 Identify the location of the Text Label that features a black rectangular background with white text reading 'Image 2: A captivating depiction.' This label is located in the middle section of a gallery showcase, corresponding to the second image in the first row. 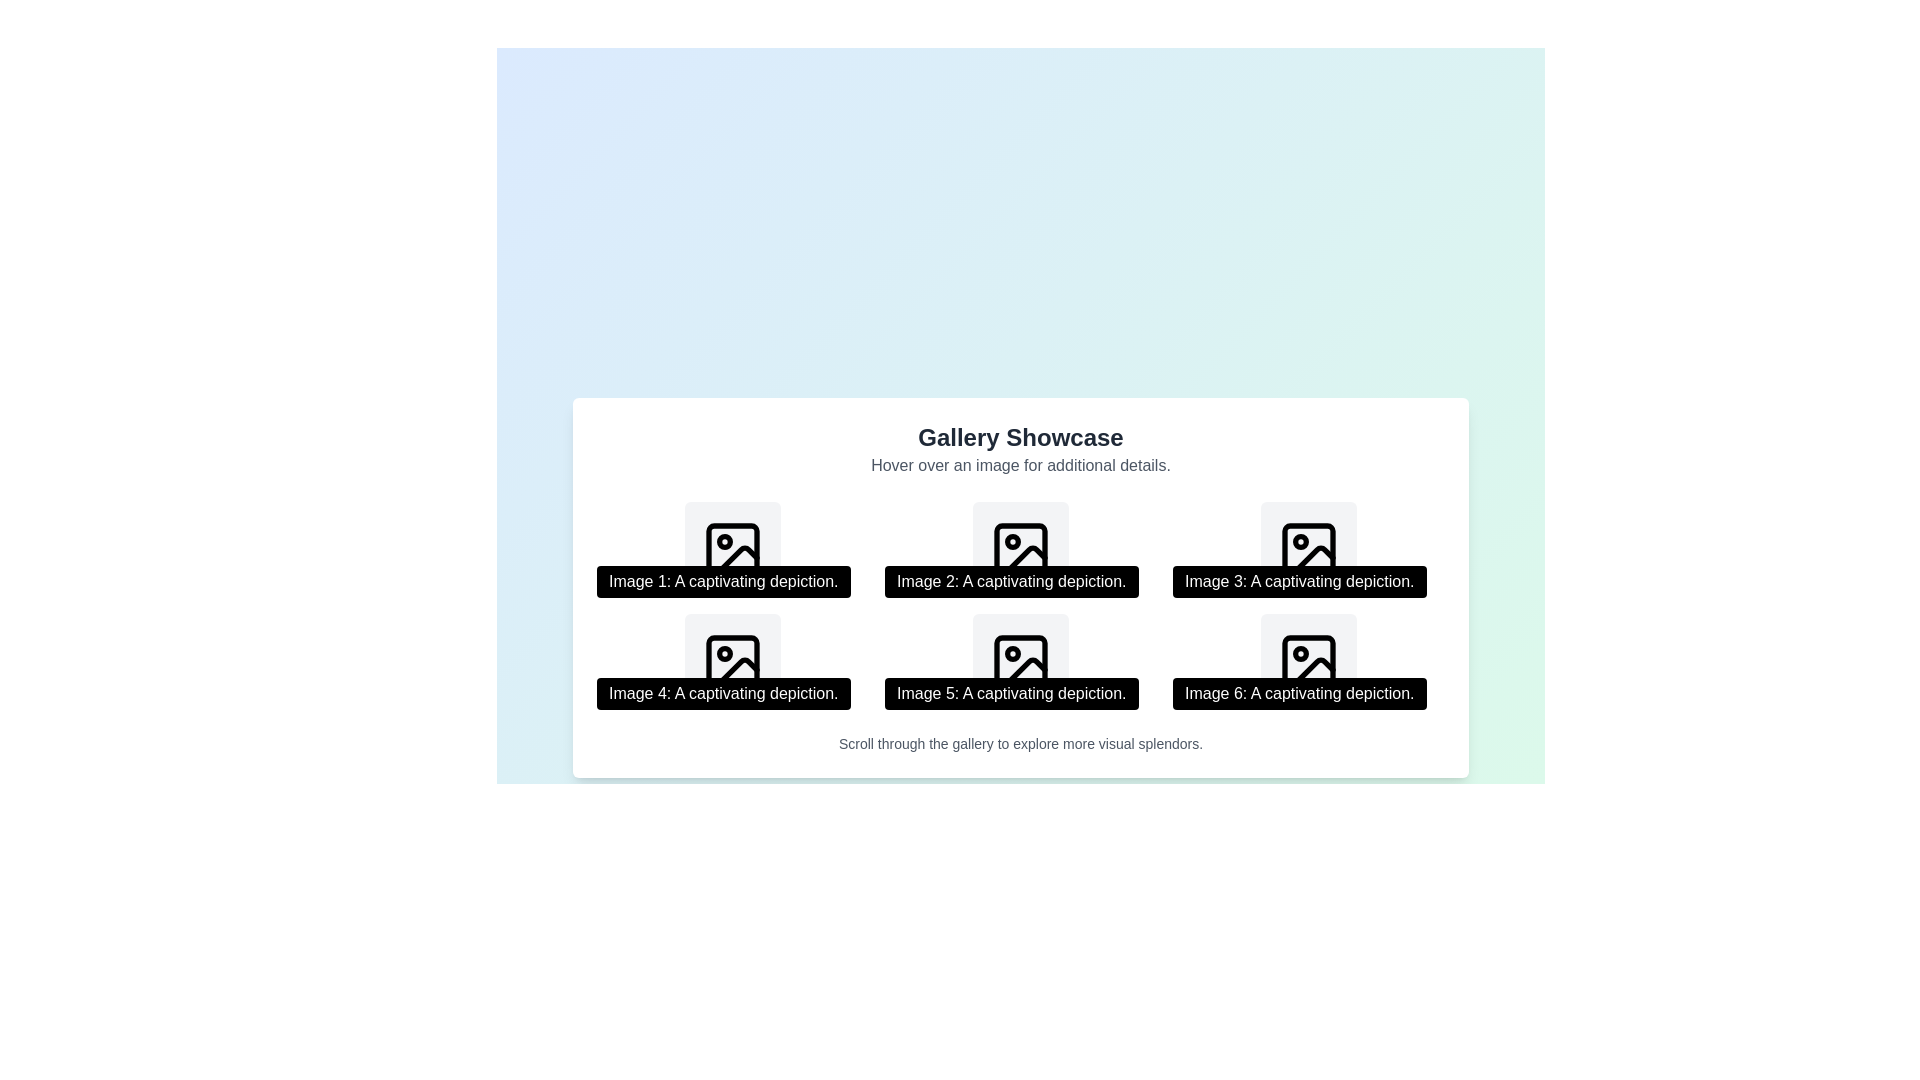
(1011, 582).